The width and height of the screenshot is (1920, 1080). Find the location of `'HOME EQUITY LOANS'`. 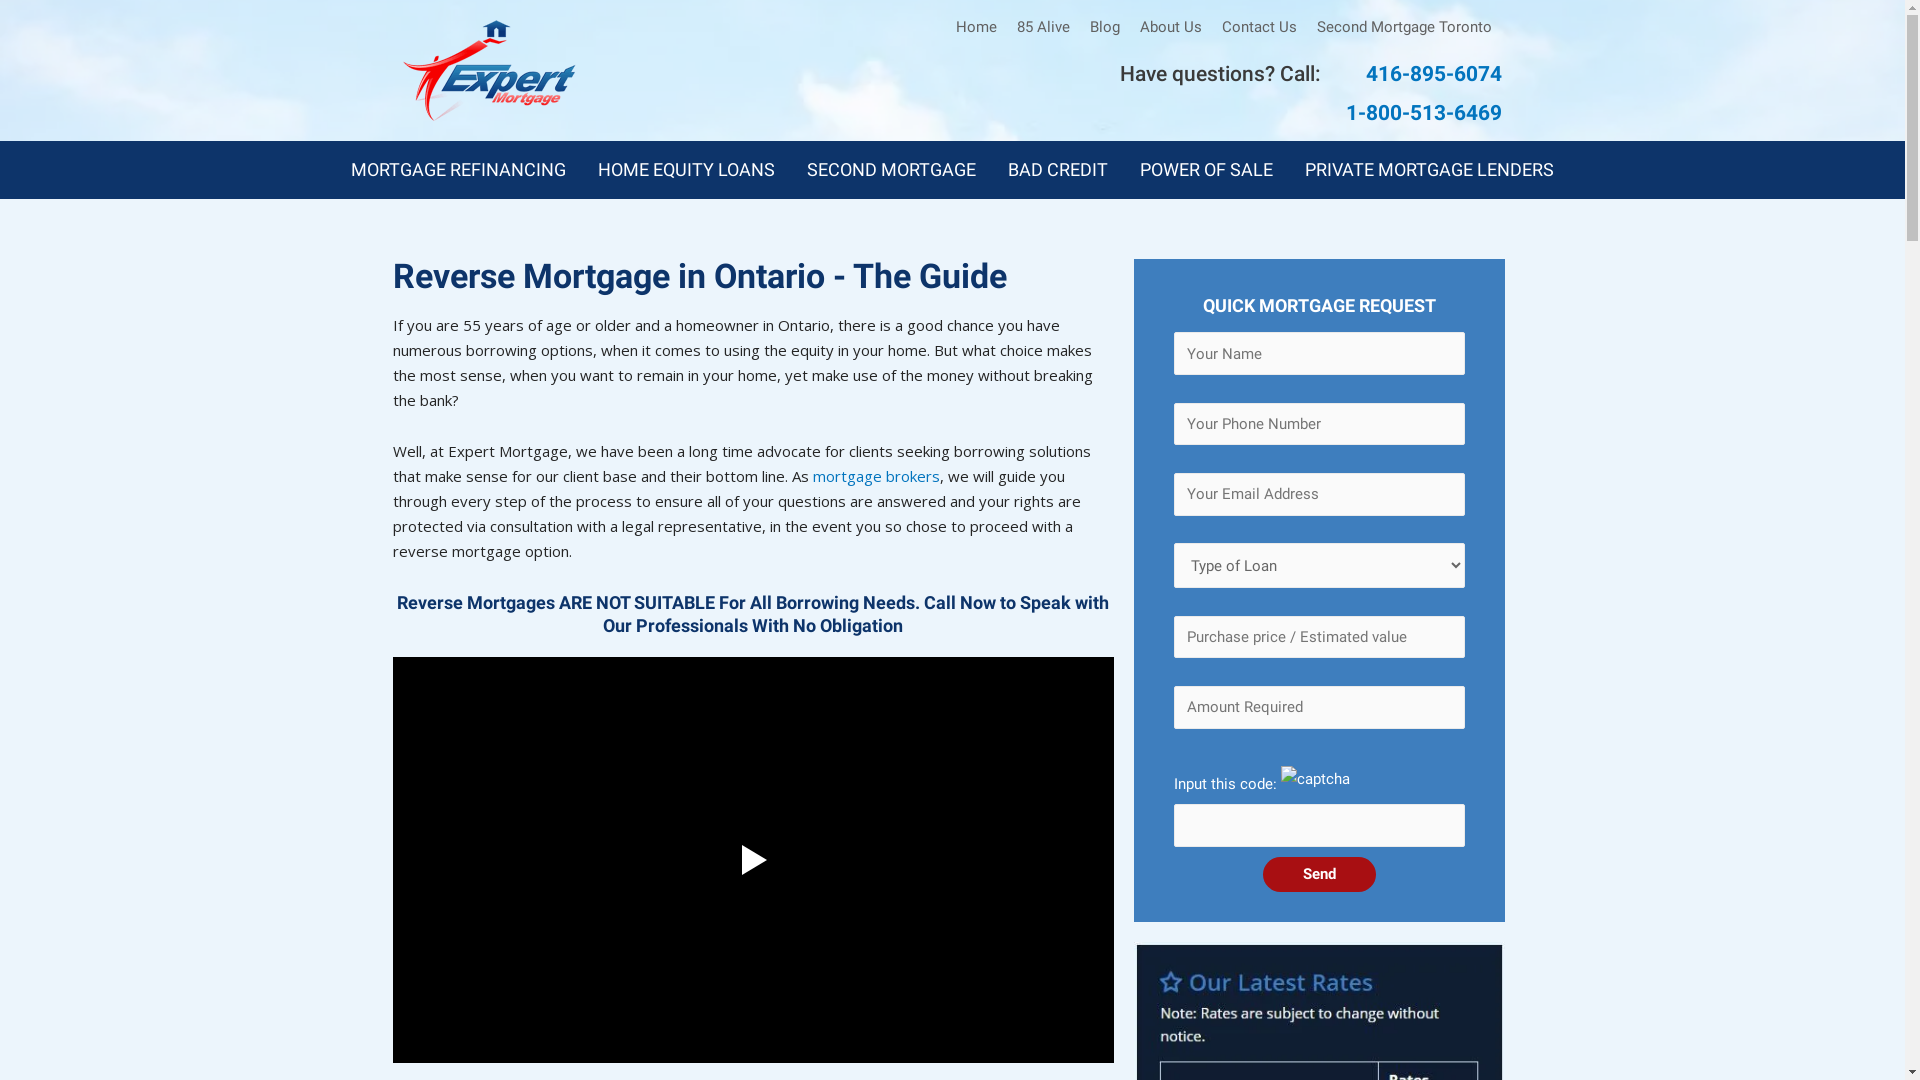

'HOME EQUITY LOANS' is located at coordinates (686, 168).